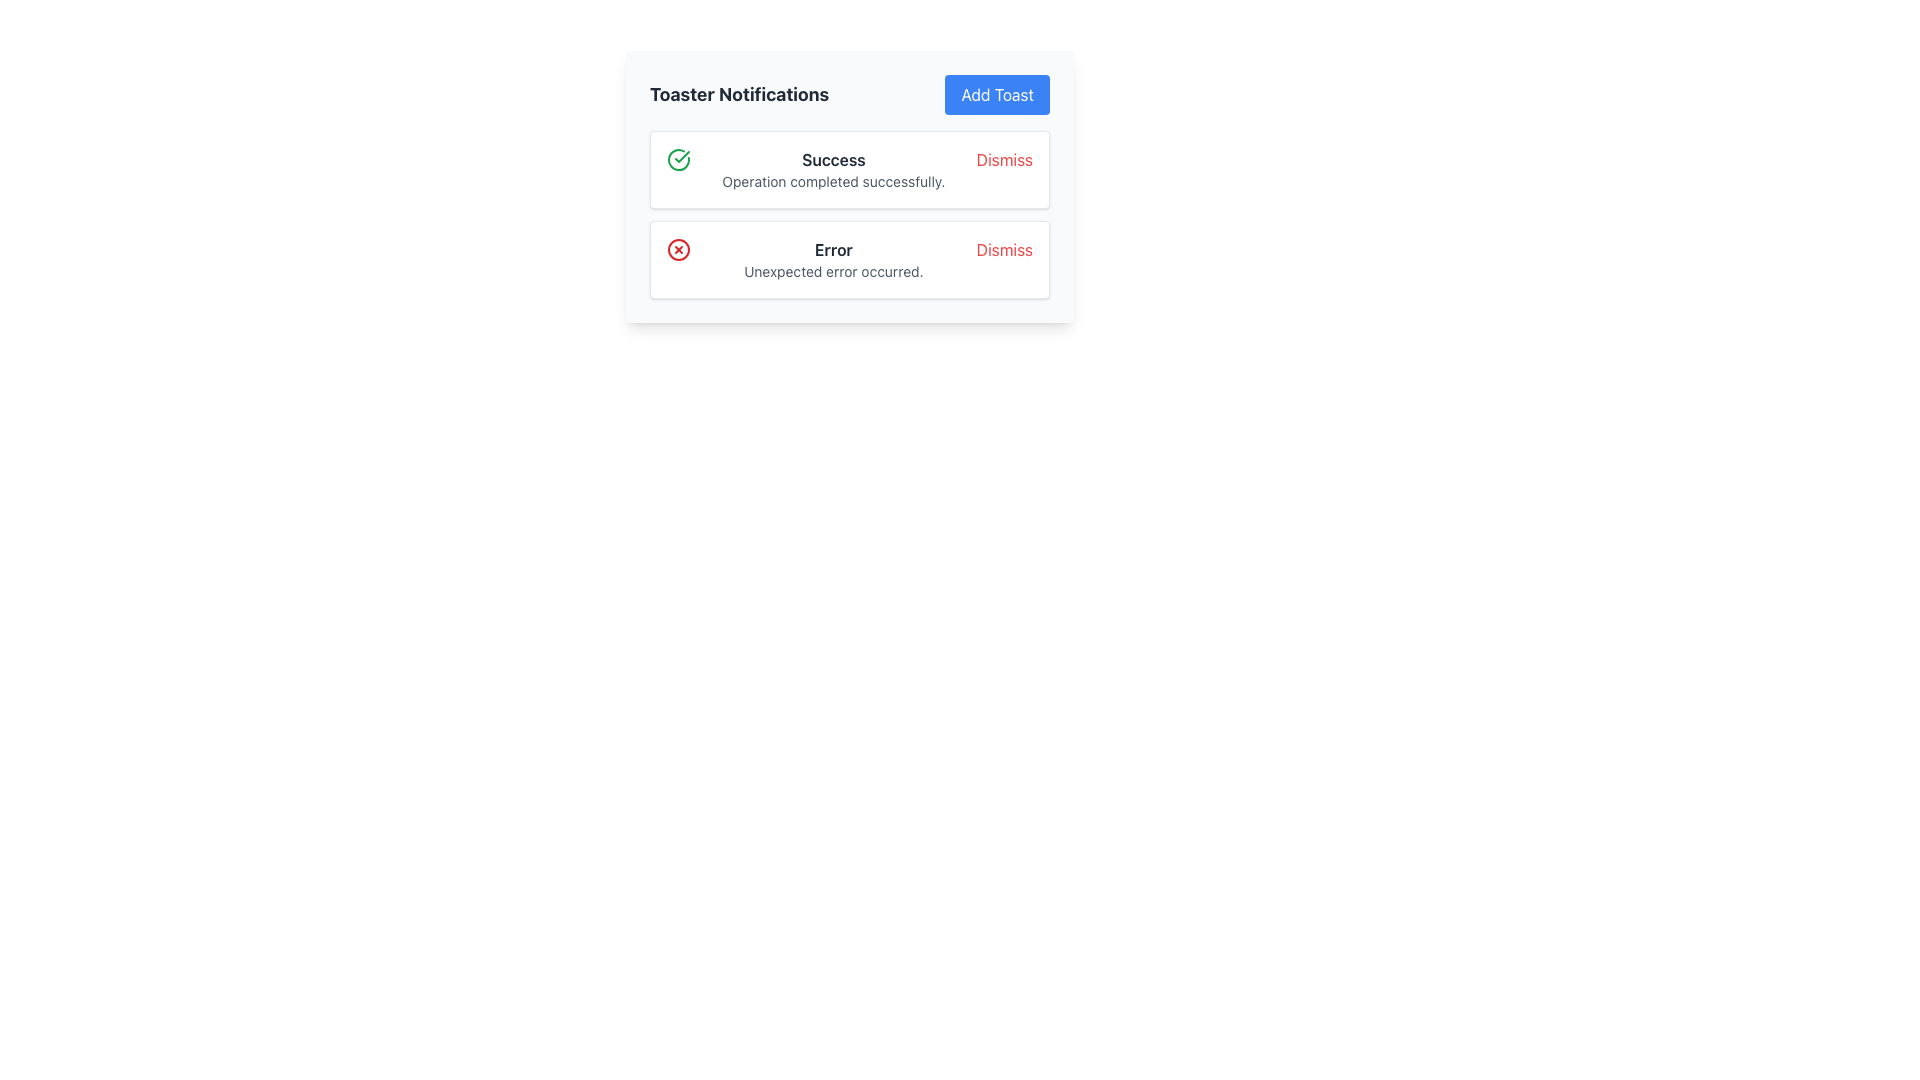  Describe the element at coordinates (849, 168) in the screenshot. I see `the first Notification Card located in the notification panel below the heading 'Toaster Notifications'` at that location.